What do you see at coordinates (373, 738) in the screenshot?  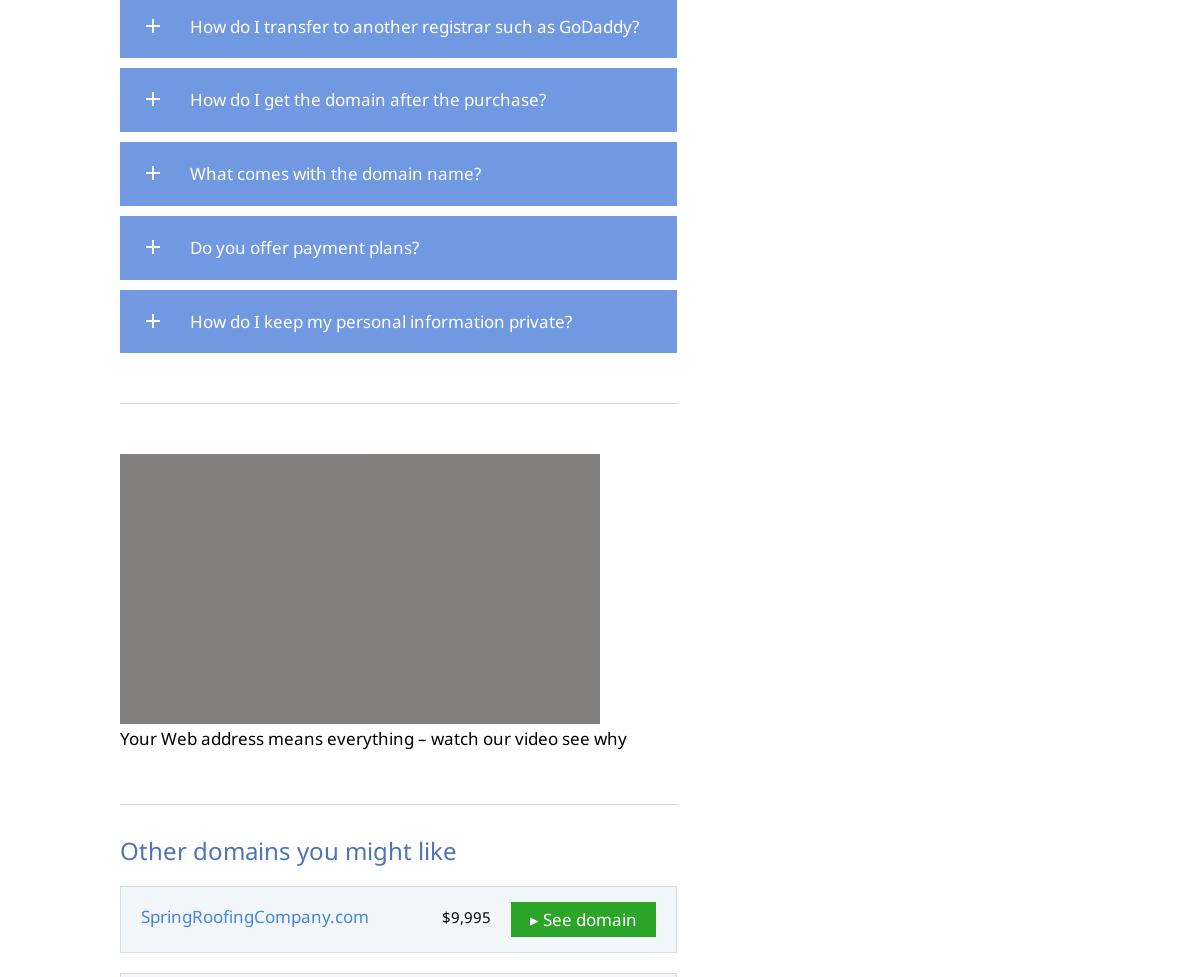 I see `'Your Web address means everything – watch our video see why'` at bounding box center [373, 738].